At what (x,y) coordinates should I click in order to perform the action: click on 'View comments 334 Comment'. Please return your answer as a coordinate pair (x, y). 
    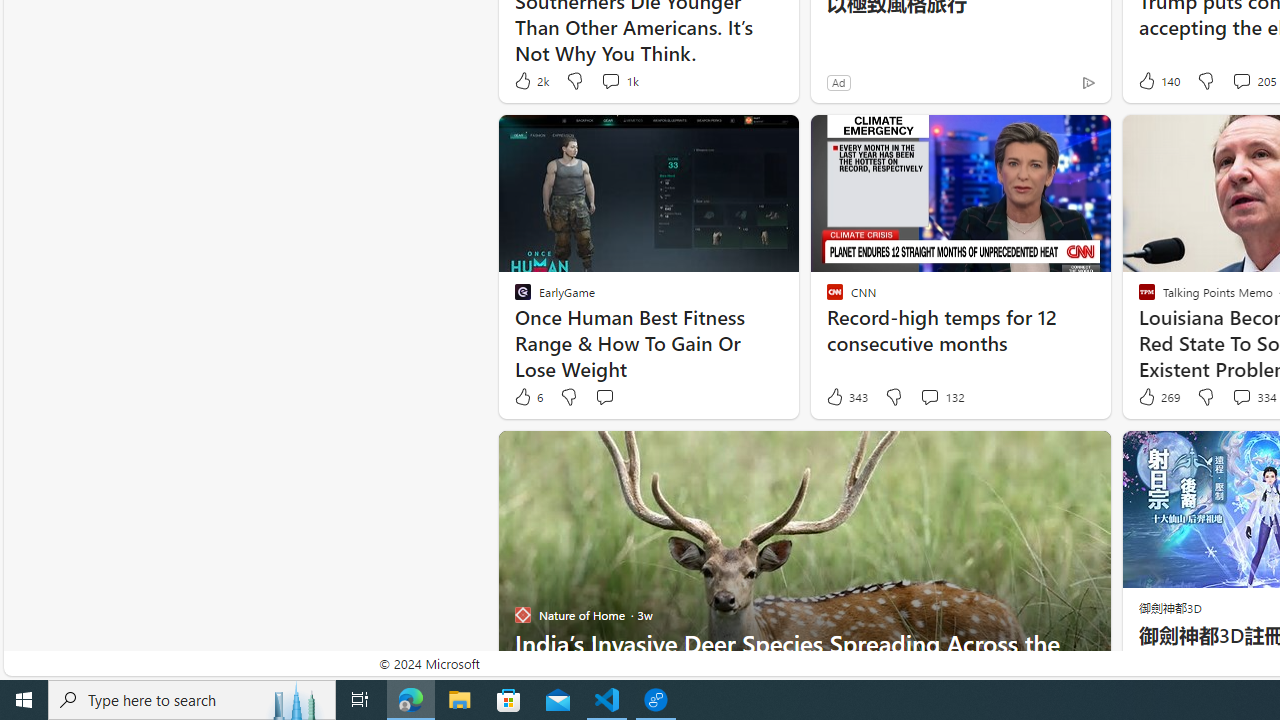
    Looking at the image, I should click on (1240, 397).